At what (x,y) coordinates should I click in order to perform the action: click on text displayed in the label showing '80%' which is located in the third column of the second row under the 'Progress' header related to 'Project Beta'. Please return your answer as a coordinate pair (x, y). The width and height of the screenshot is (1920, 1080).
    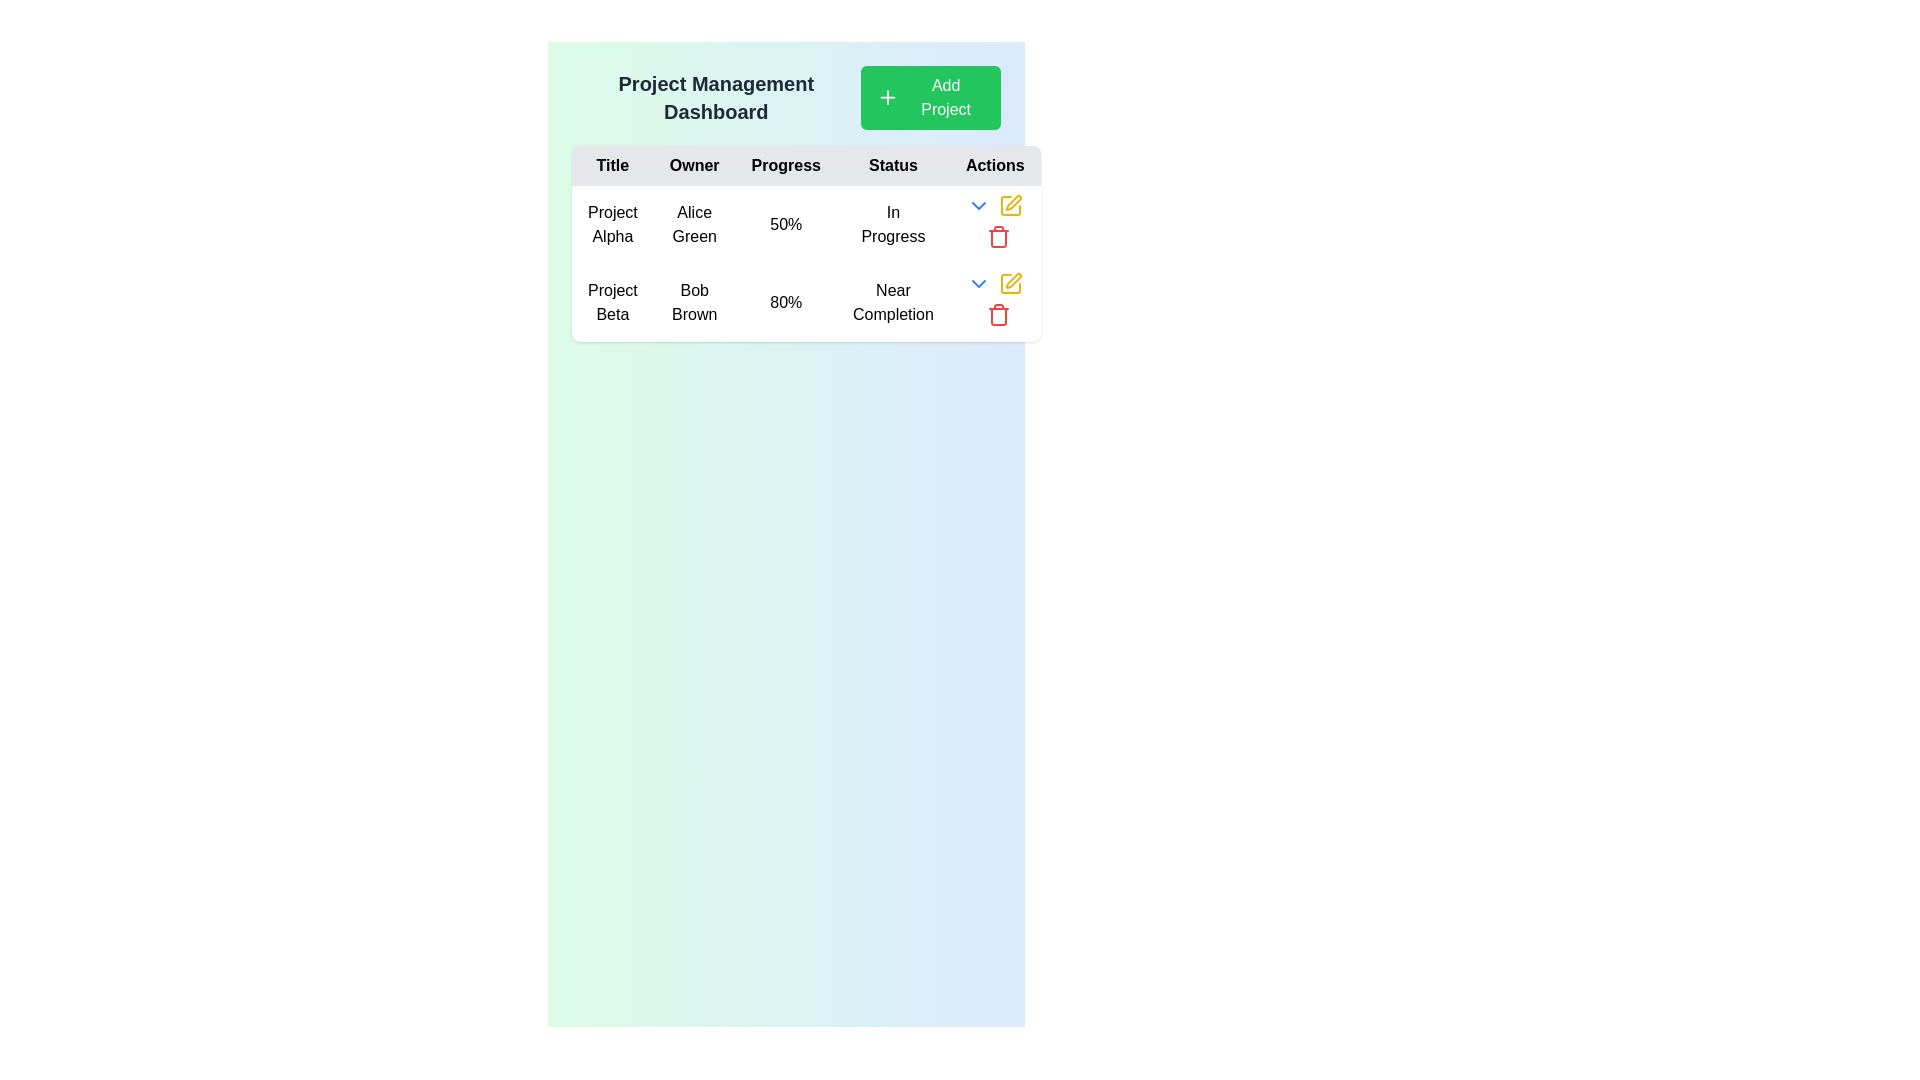
    Looking at the image, I should click on (785, 303).